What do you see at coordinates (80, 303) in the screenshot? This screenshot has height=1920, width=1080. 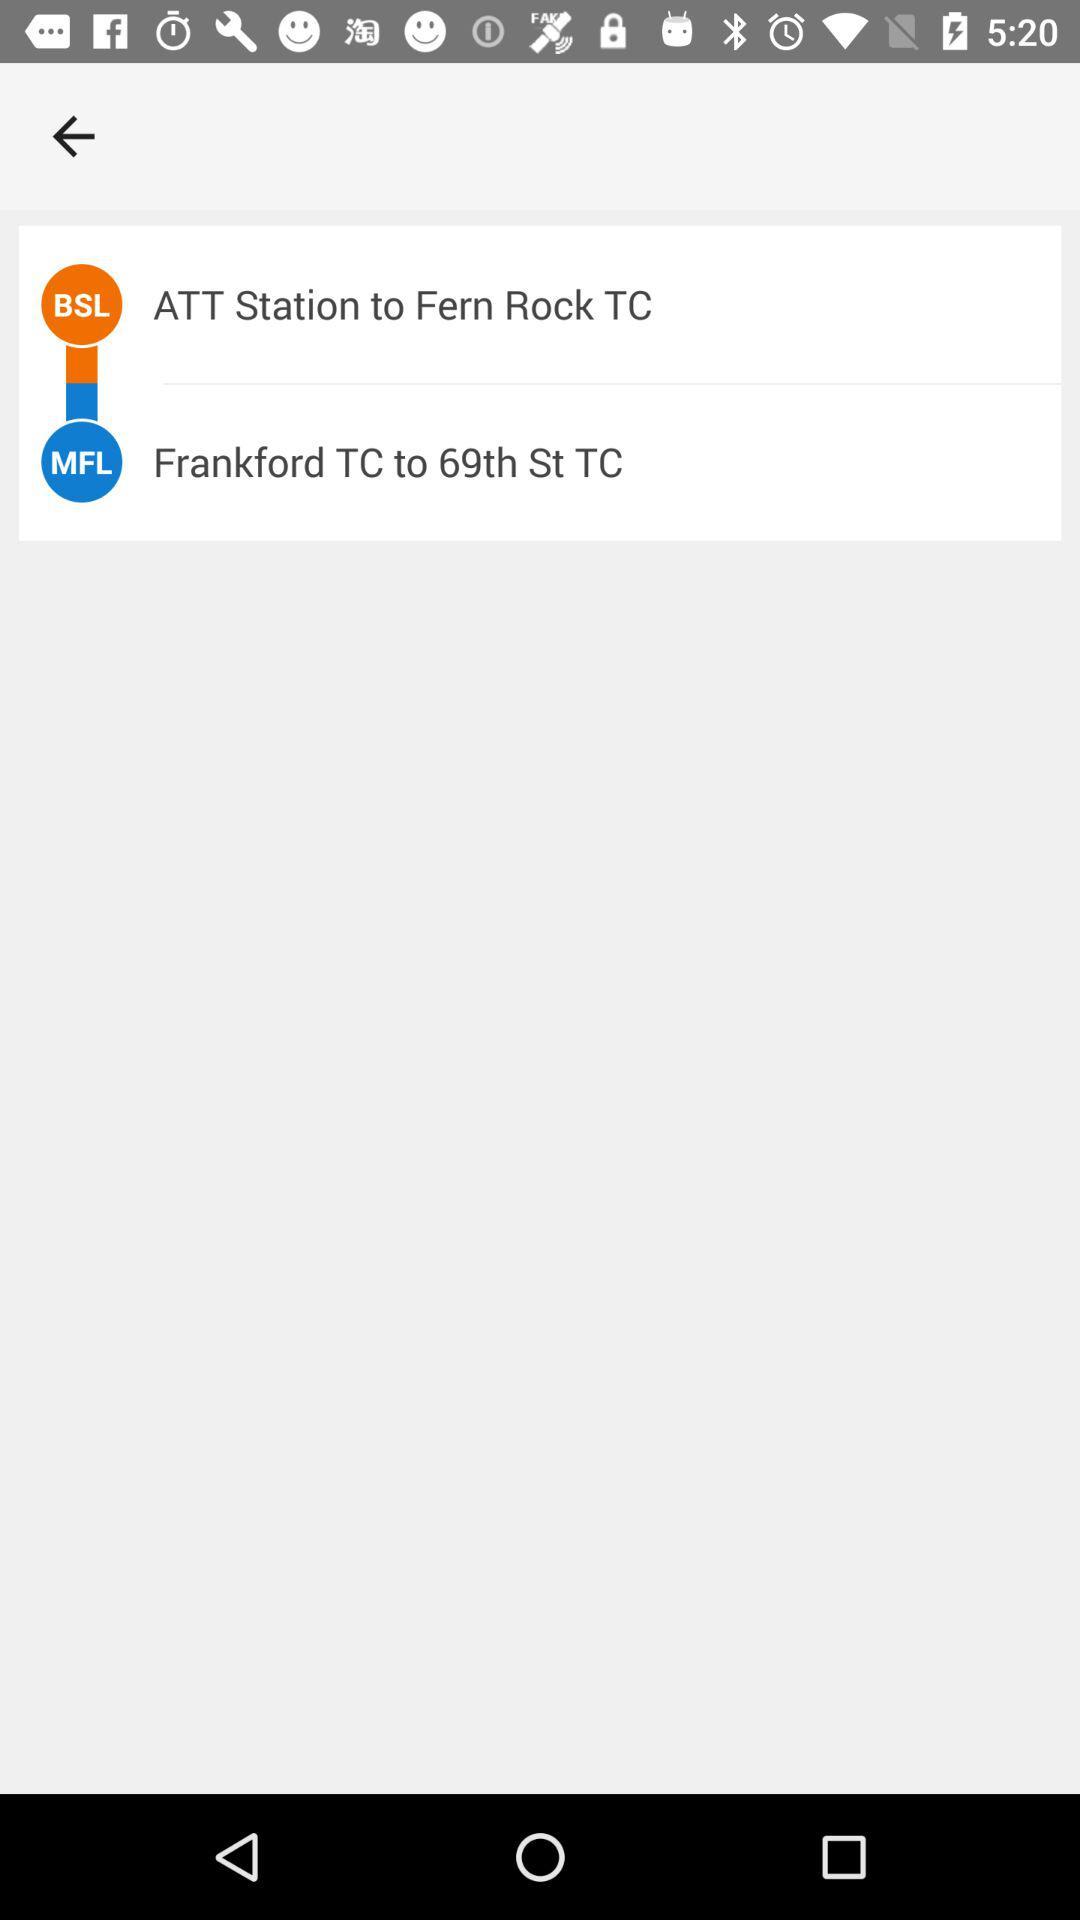 I see `the bsl` at bounding box center [80, 303].